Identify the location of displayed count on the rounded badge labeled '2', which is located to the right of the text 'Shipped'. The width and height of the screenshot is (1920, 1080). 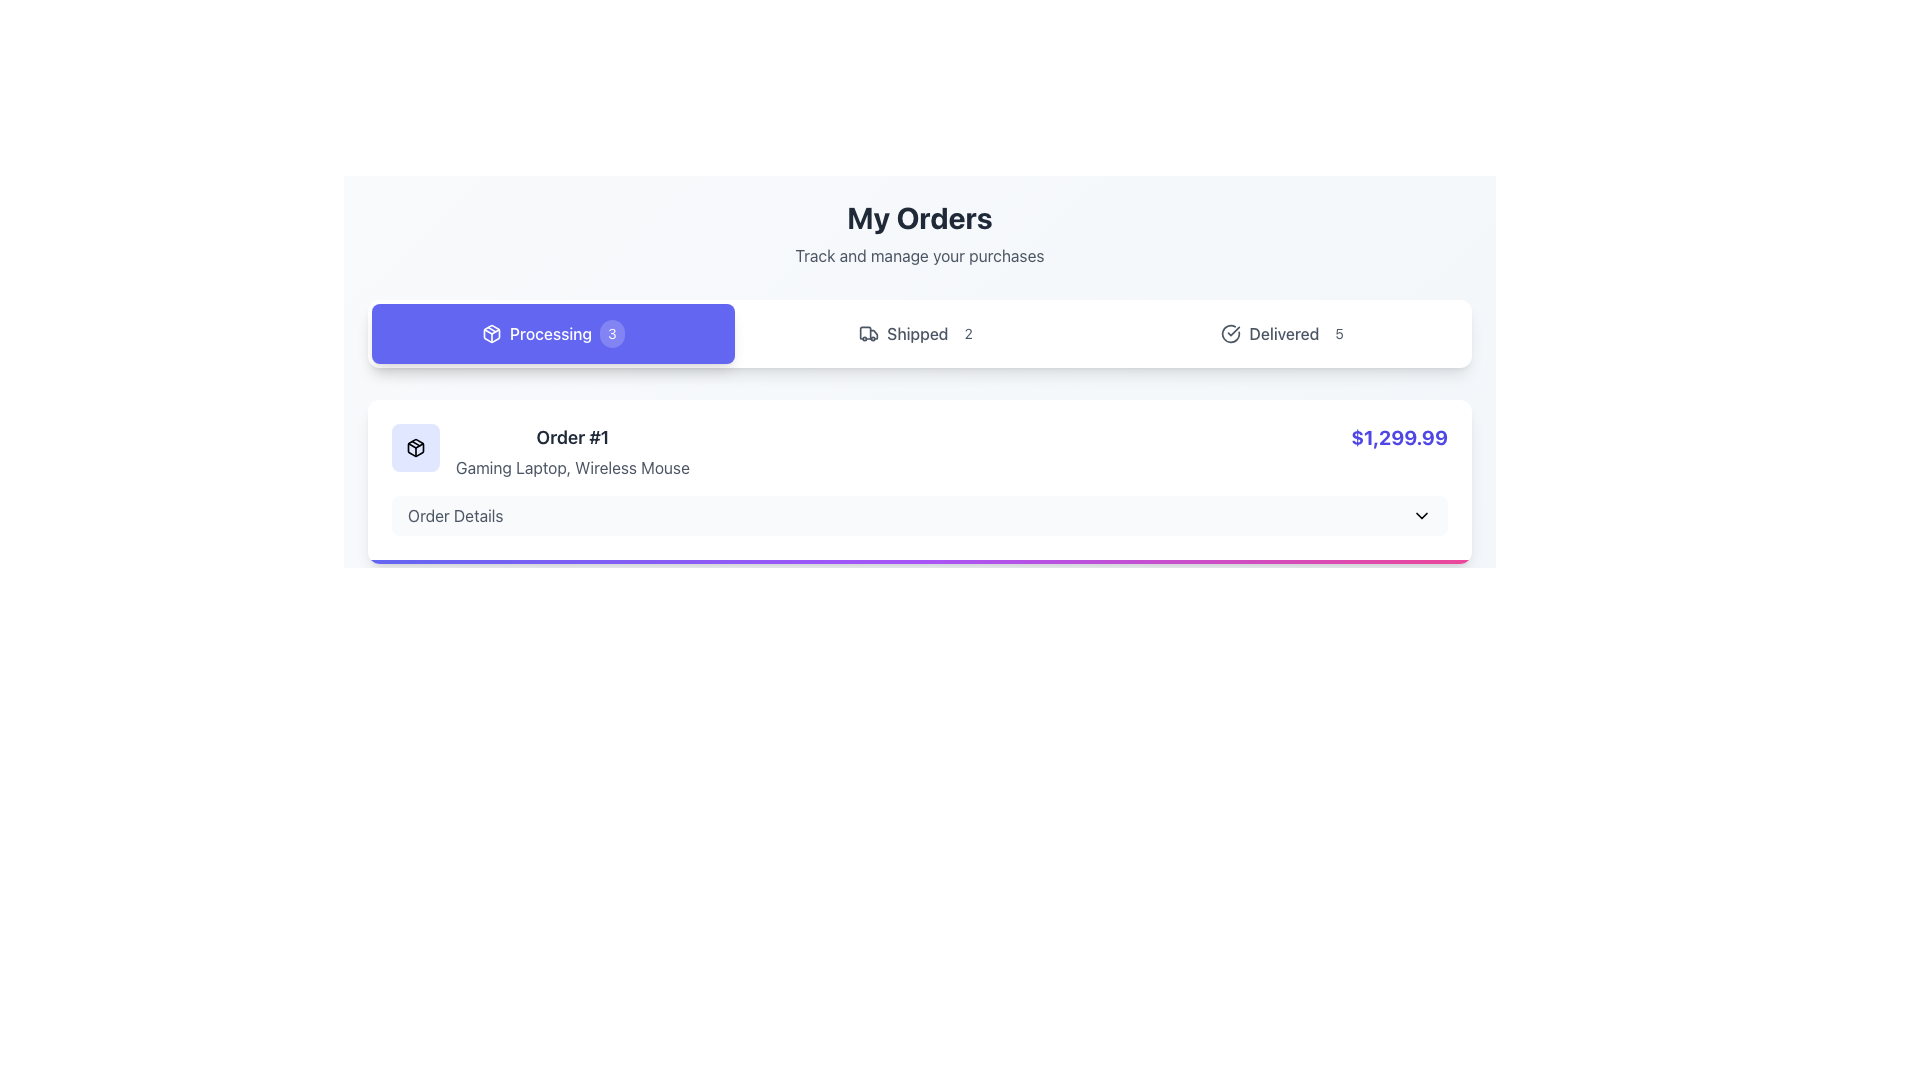
(968, 333).